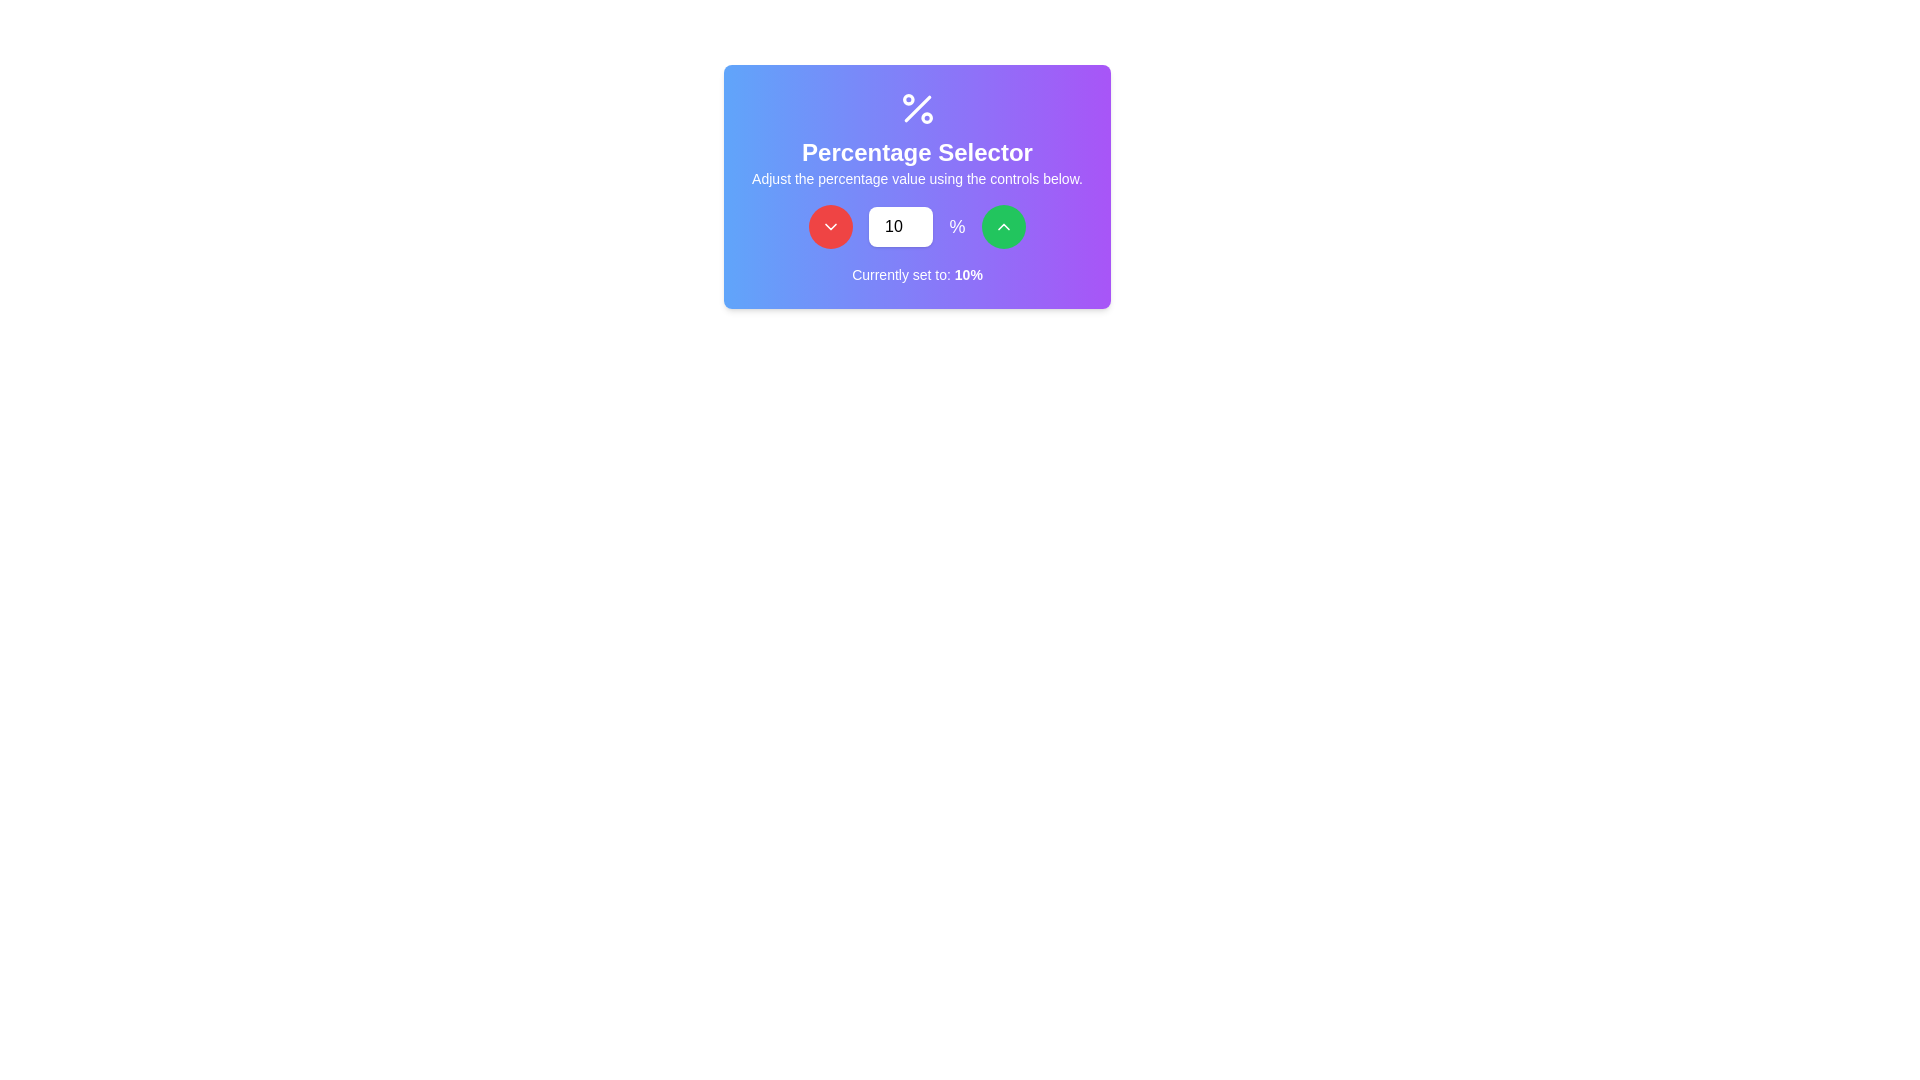 The height and width of the screenshot is (1080, 1920). I want to click on the number input box that displays '10', so click(900, 226).